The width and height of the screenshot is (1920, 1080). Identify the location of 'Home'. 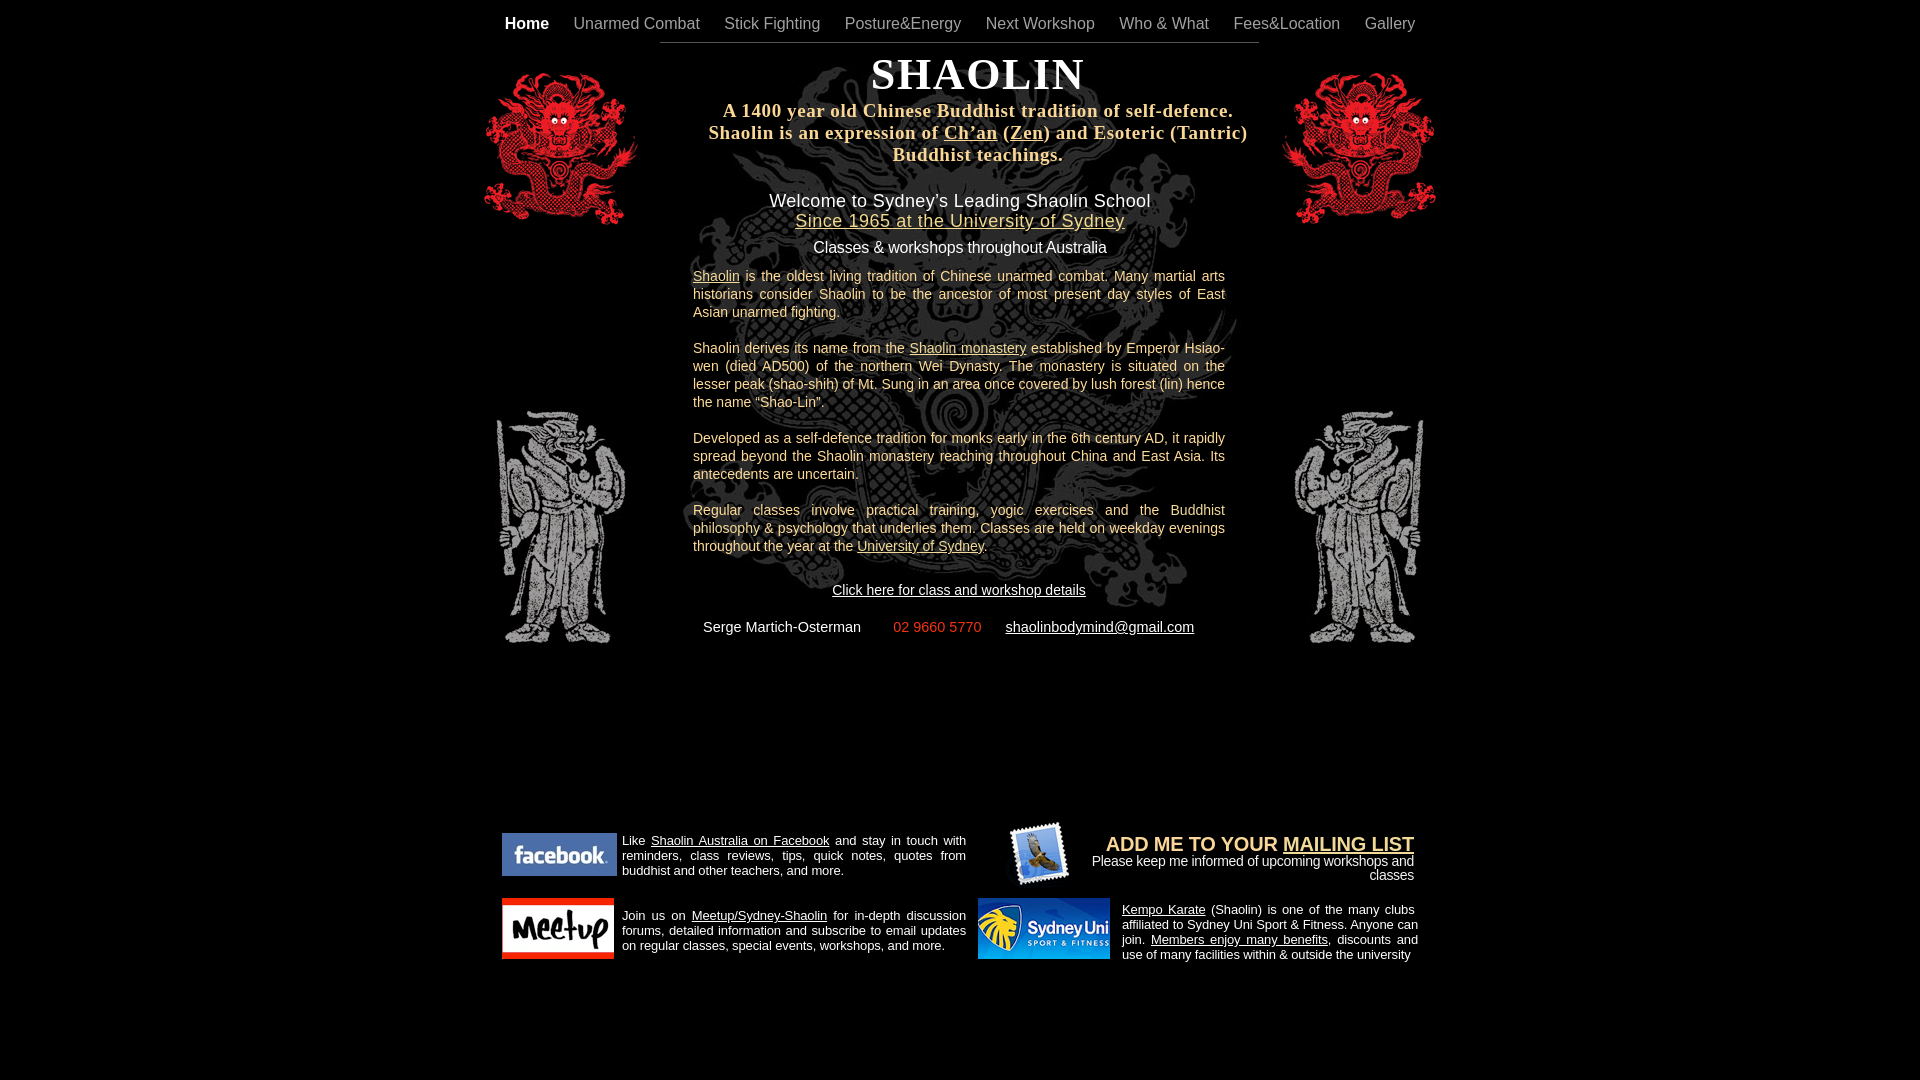
(504, 23).